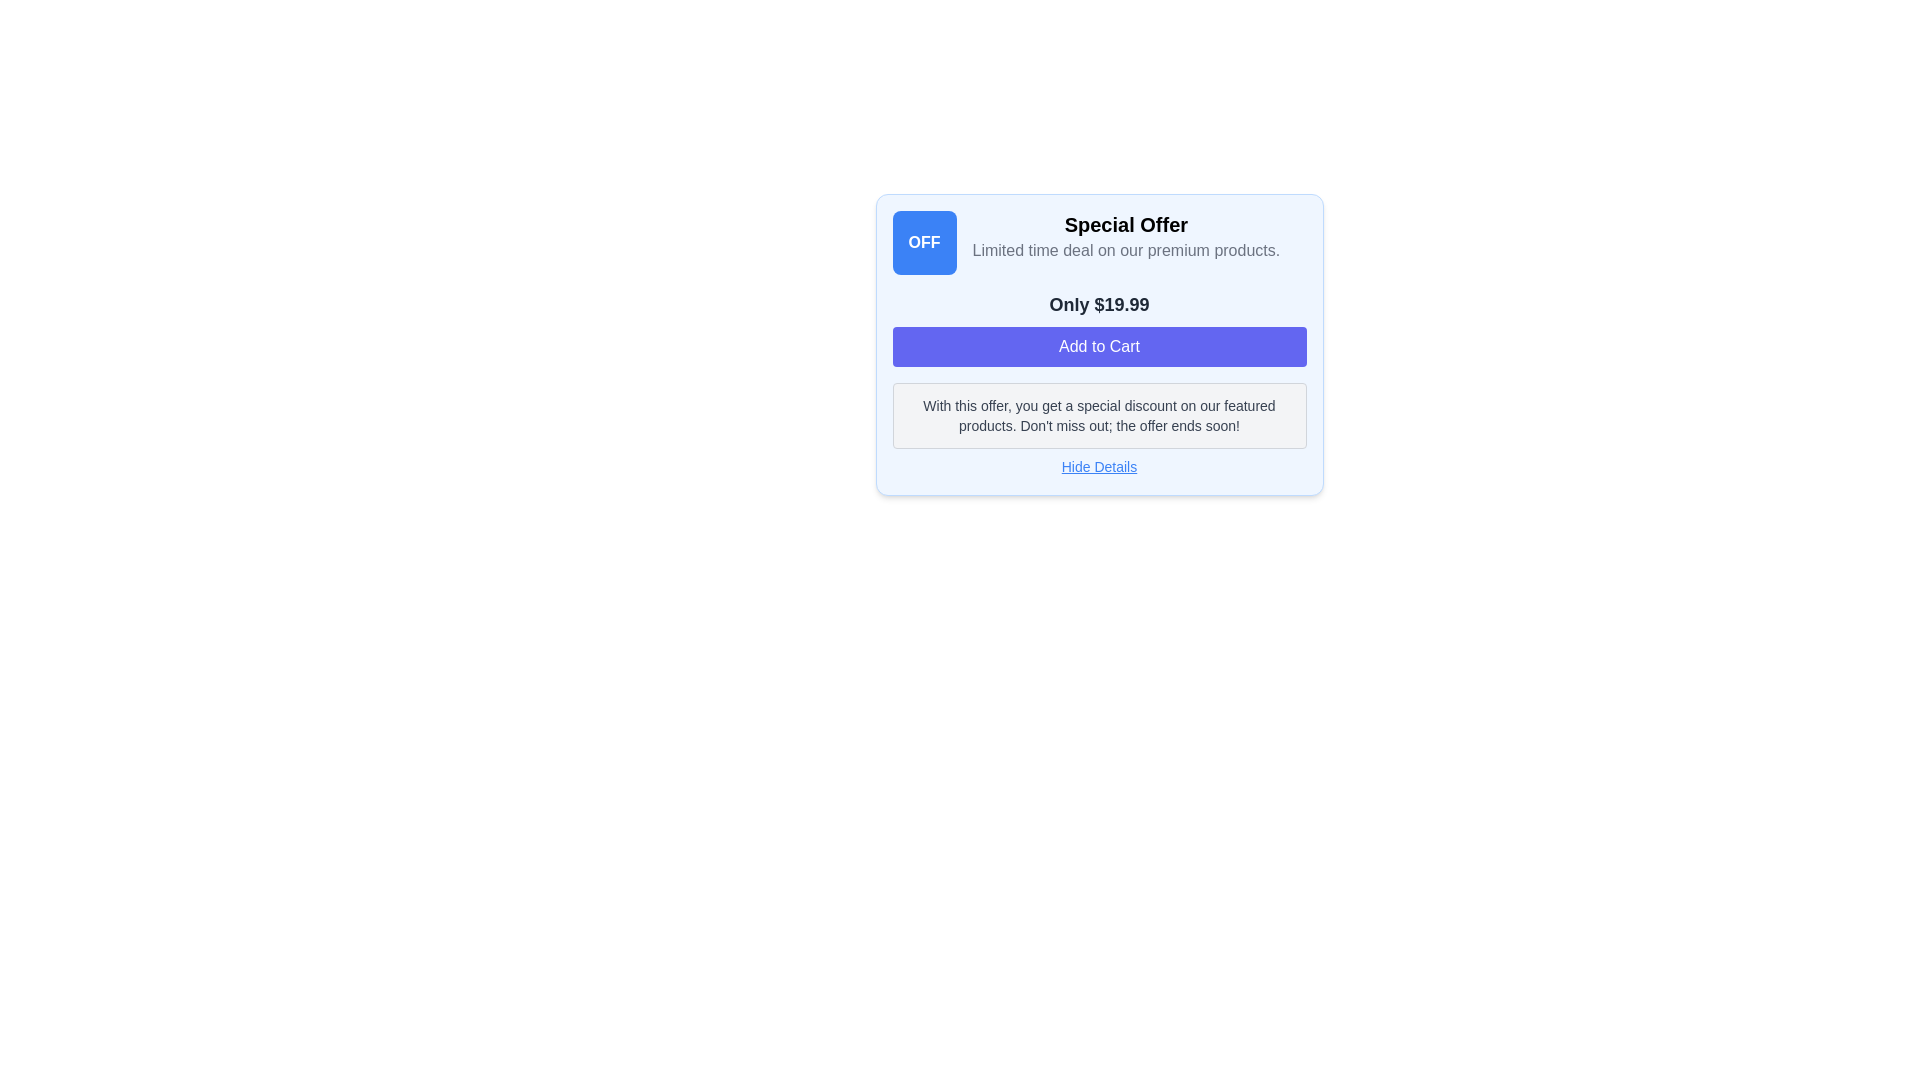 The width and height of the screenshot is (1920, 1080). What do you see at coordinates (1126, 224) in the screenshot?
I see `bold text label 'Special Offer' which is prominently displayed as a heading in the promotional card` at bounding box center [1126, 224].